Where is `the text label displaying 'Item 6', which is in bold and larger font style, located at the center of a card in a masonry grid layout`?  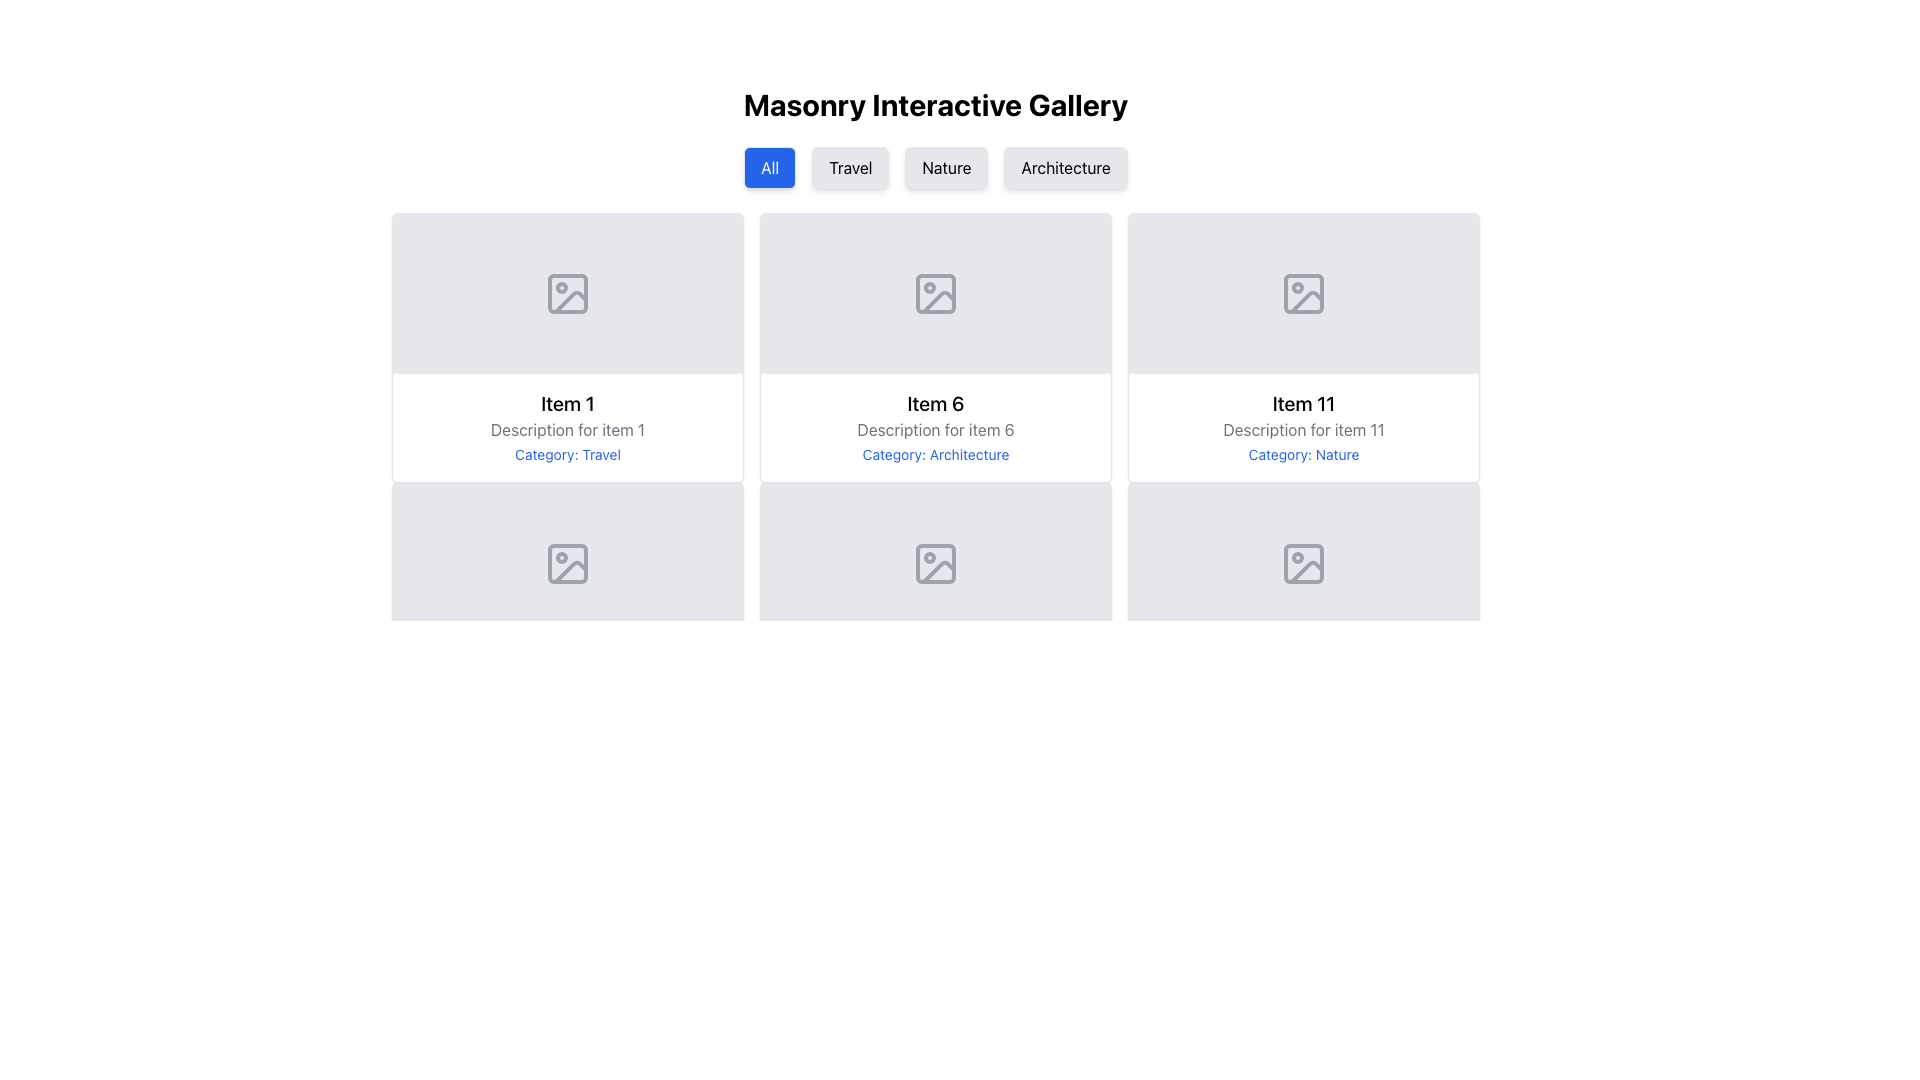 the text label displaying 'Item 6', which is in bold and larger font style, located at the center of a card in a masonry grid layout is located at coordinates (935, 404).